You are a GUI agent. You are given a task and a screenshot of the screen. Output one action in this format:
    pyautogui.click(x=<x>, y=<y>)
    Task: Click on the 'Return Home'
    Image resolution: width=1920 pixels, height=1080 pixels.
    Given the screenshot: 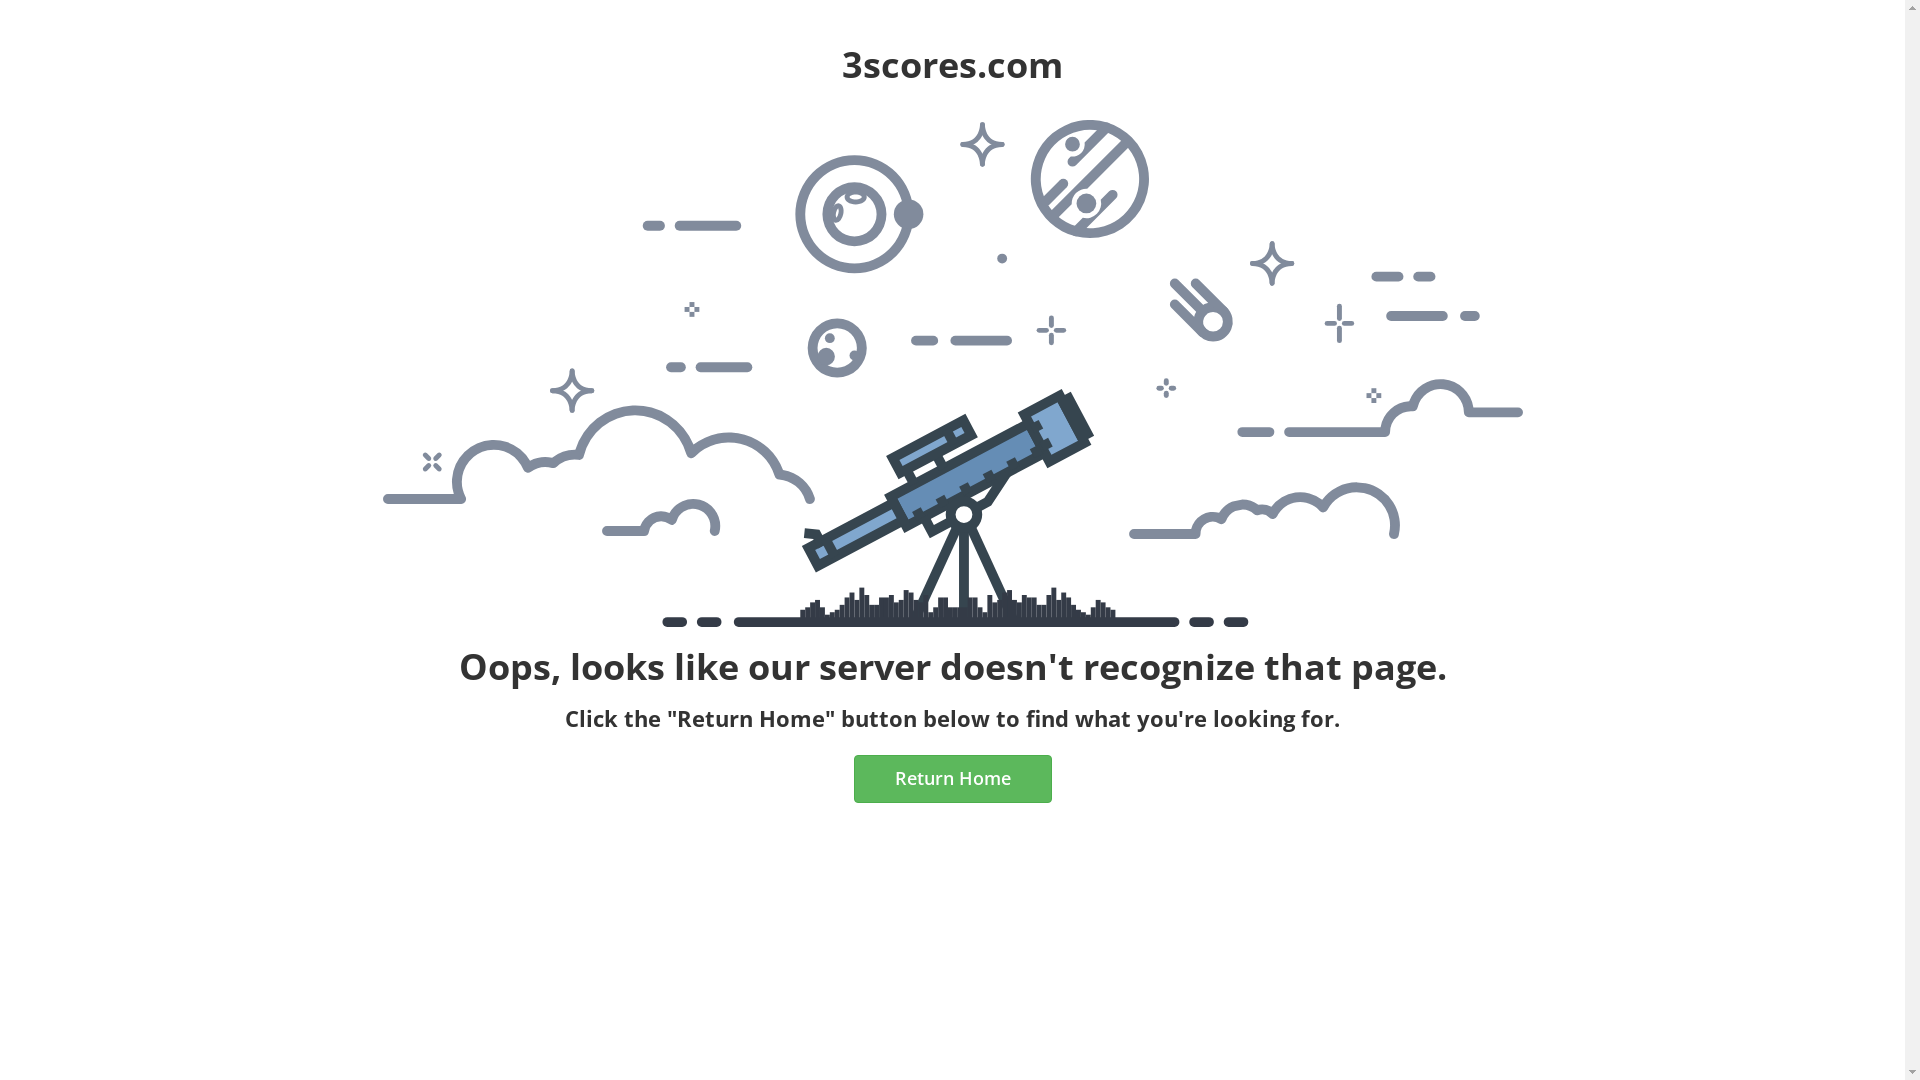 What is the action you would take?
    pyautogui.click(x=952, y=778)
    